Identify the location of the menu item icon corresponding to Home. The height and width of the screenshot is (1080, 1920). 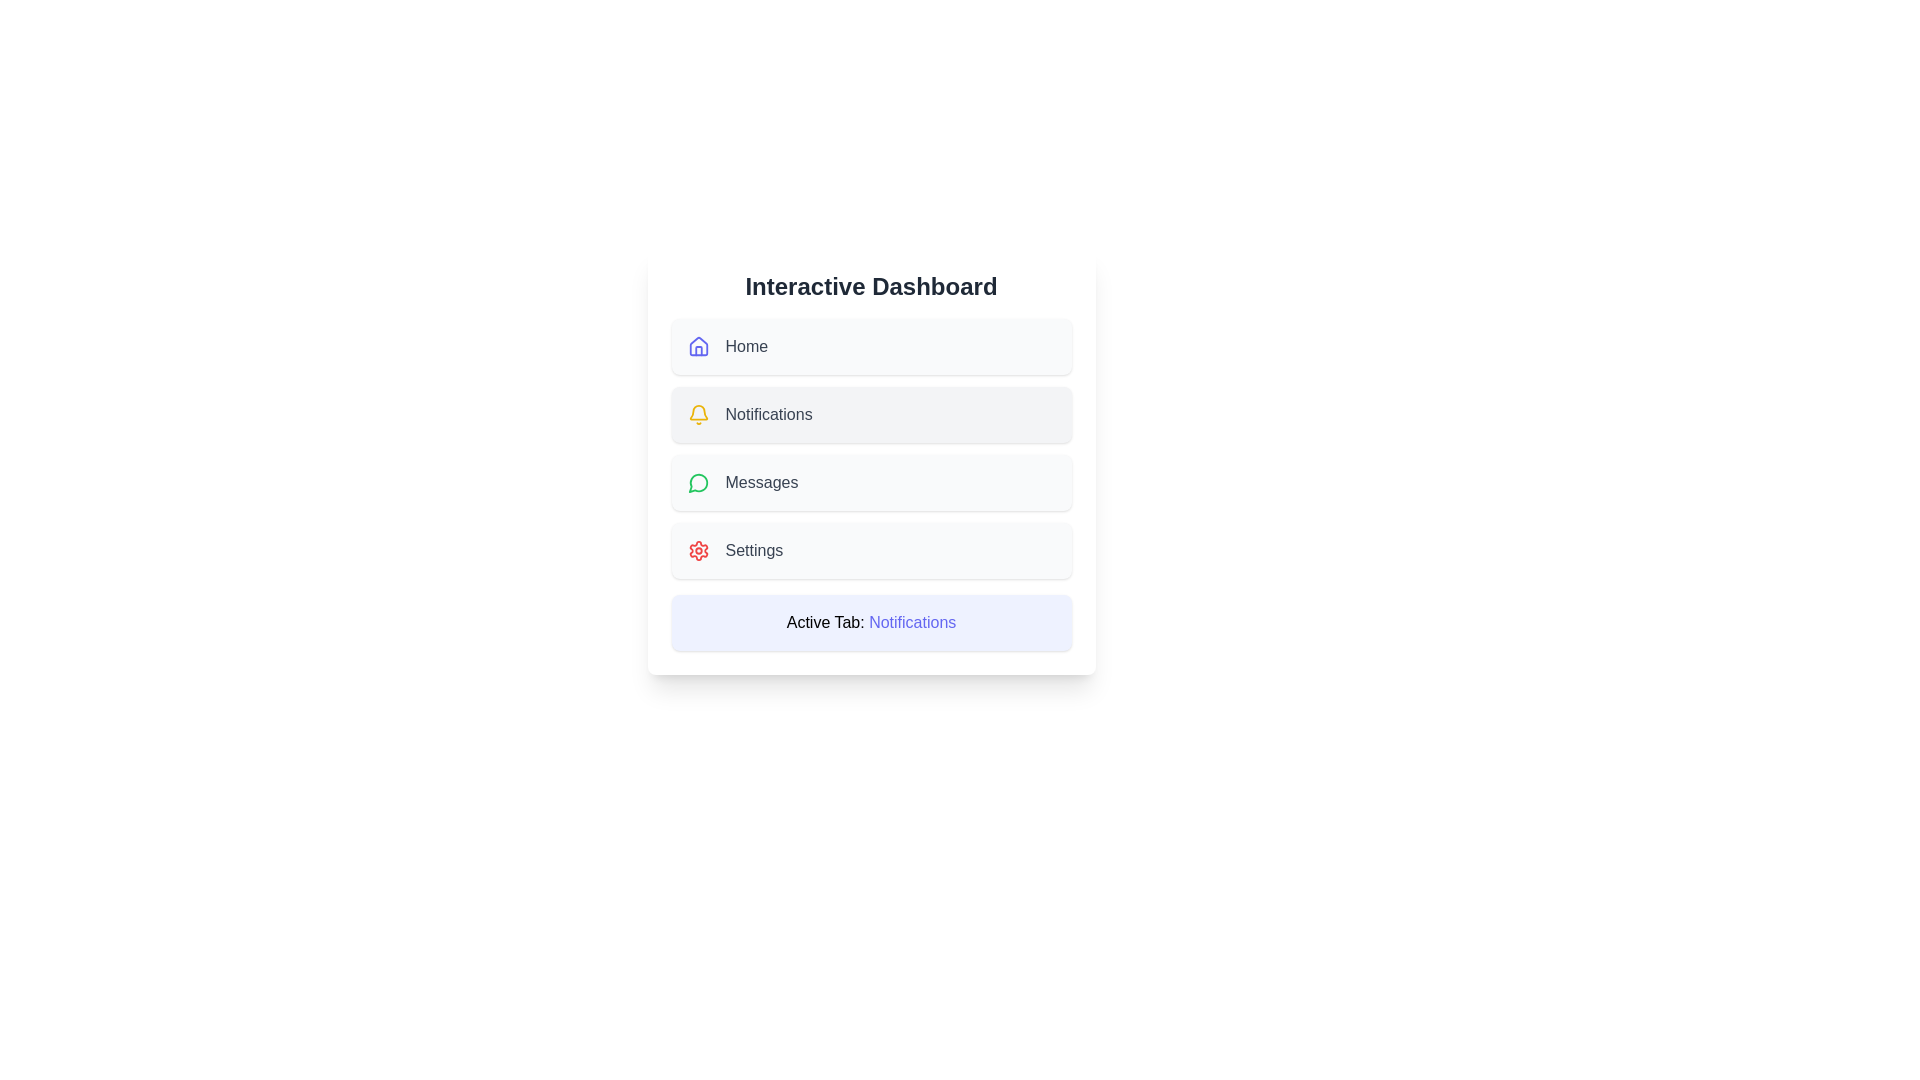
(698, 346).